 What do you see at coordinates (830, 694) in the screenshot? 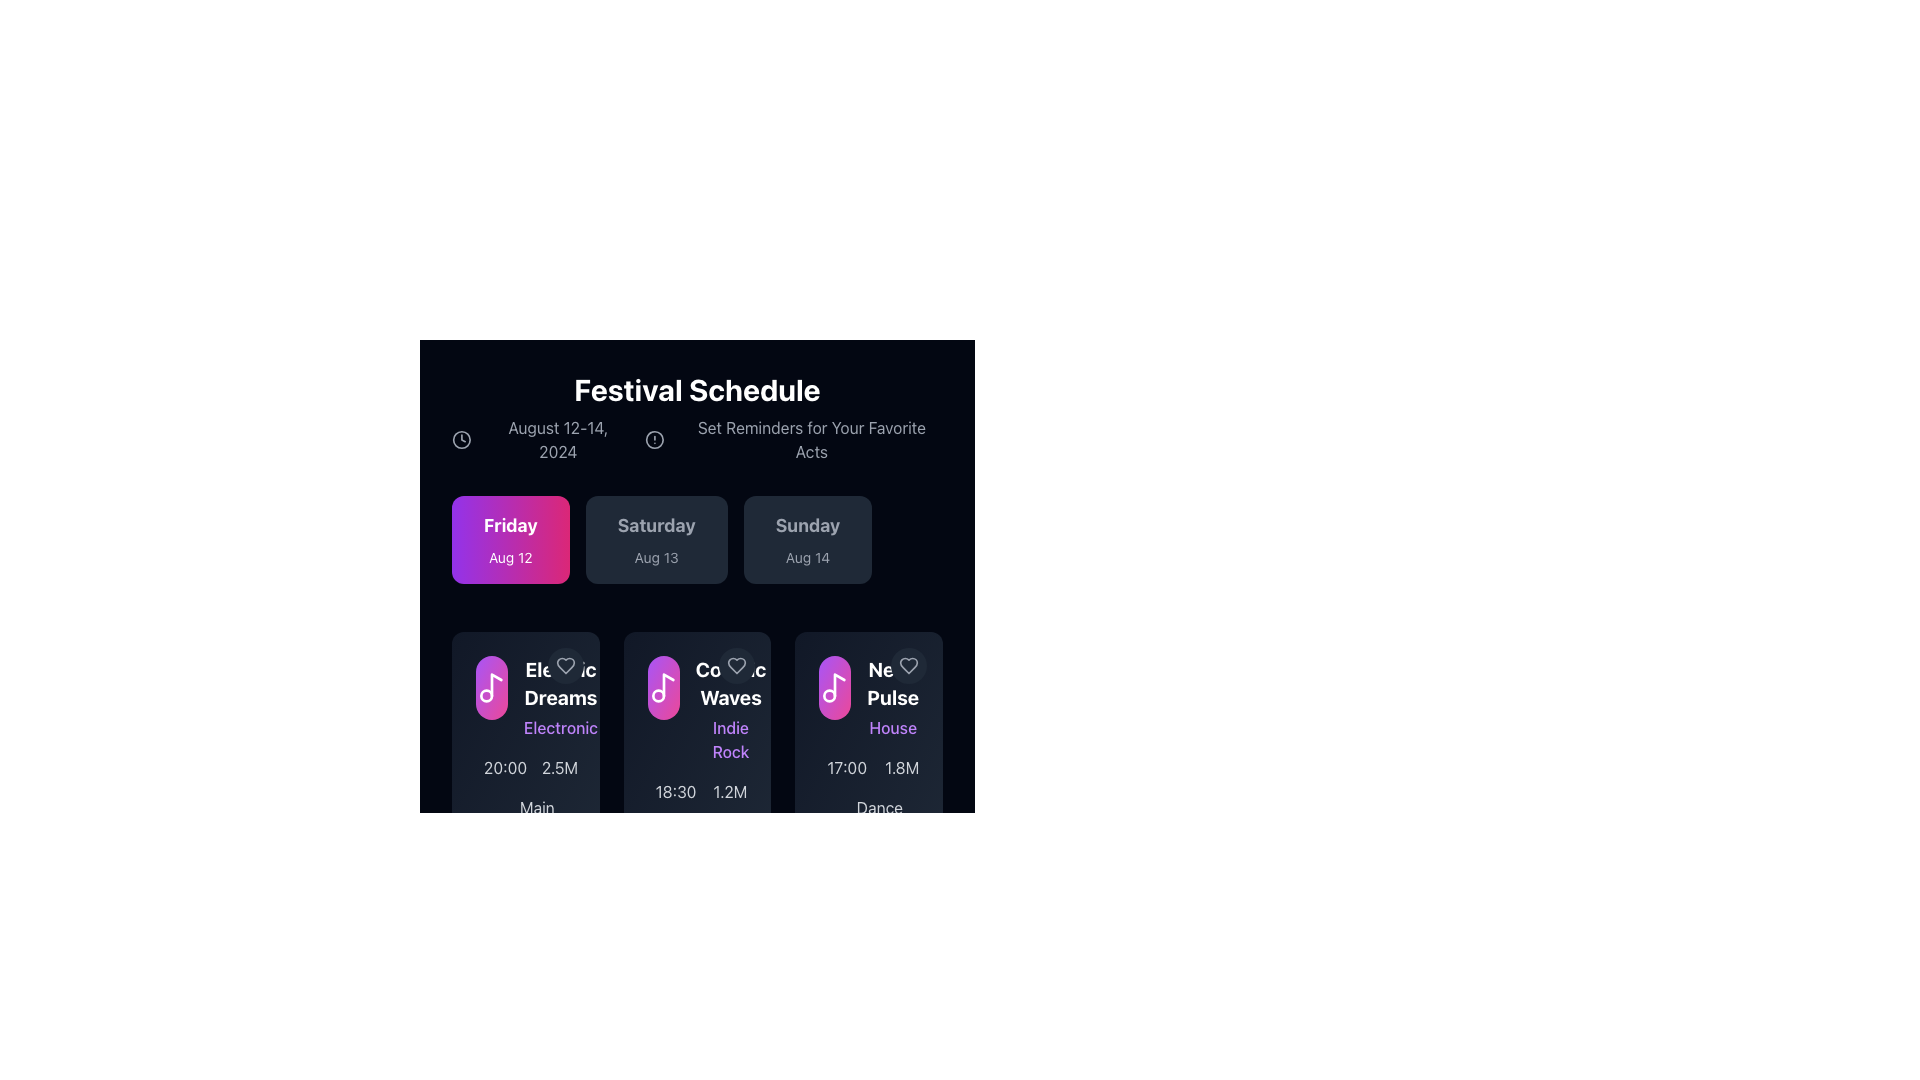
I see `the small pink circle icon that is part of the musical note in the 'Ne Pulse' event card, which is the third card from the left in the schedule list under the date tab 'Friday, Aug 12'` at bounding box center [830, 694].